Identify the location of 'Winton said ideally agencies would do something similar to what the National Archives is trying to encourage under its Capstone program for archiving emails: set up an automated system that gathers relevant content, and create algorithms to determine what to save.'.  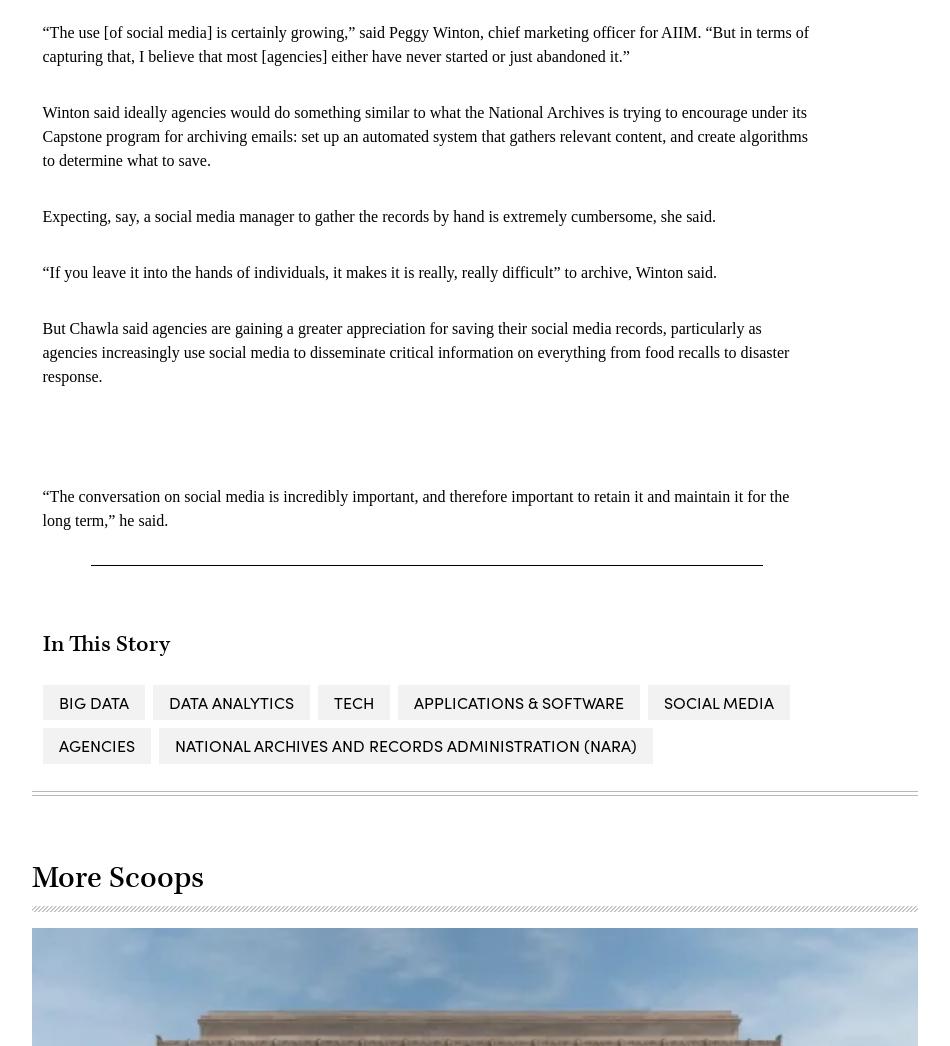
(424, 135).